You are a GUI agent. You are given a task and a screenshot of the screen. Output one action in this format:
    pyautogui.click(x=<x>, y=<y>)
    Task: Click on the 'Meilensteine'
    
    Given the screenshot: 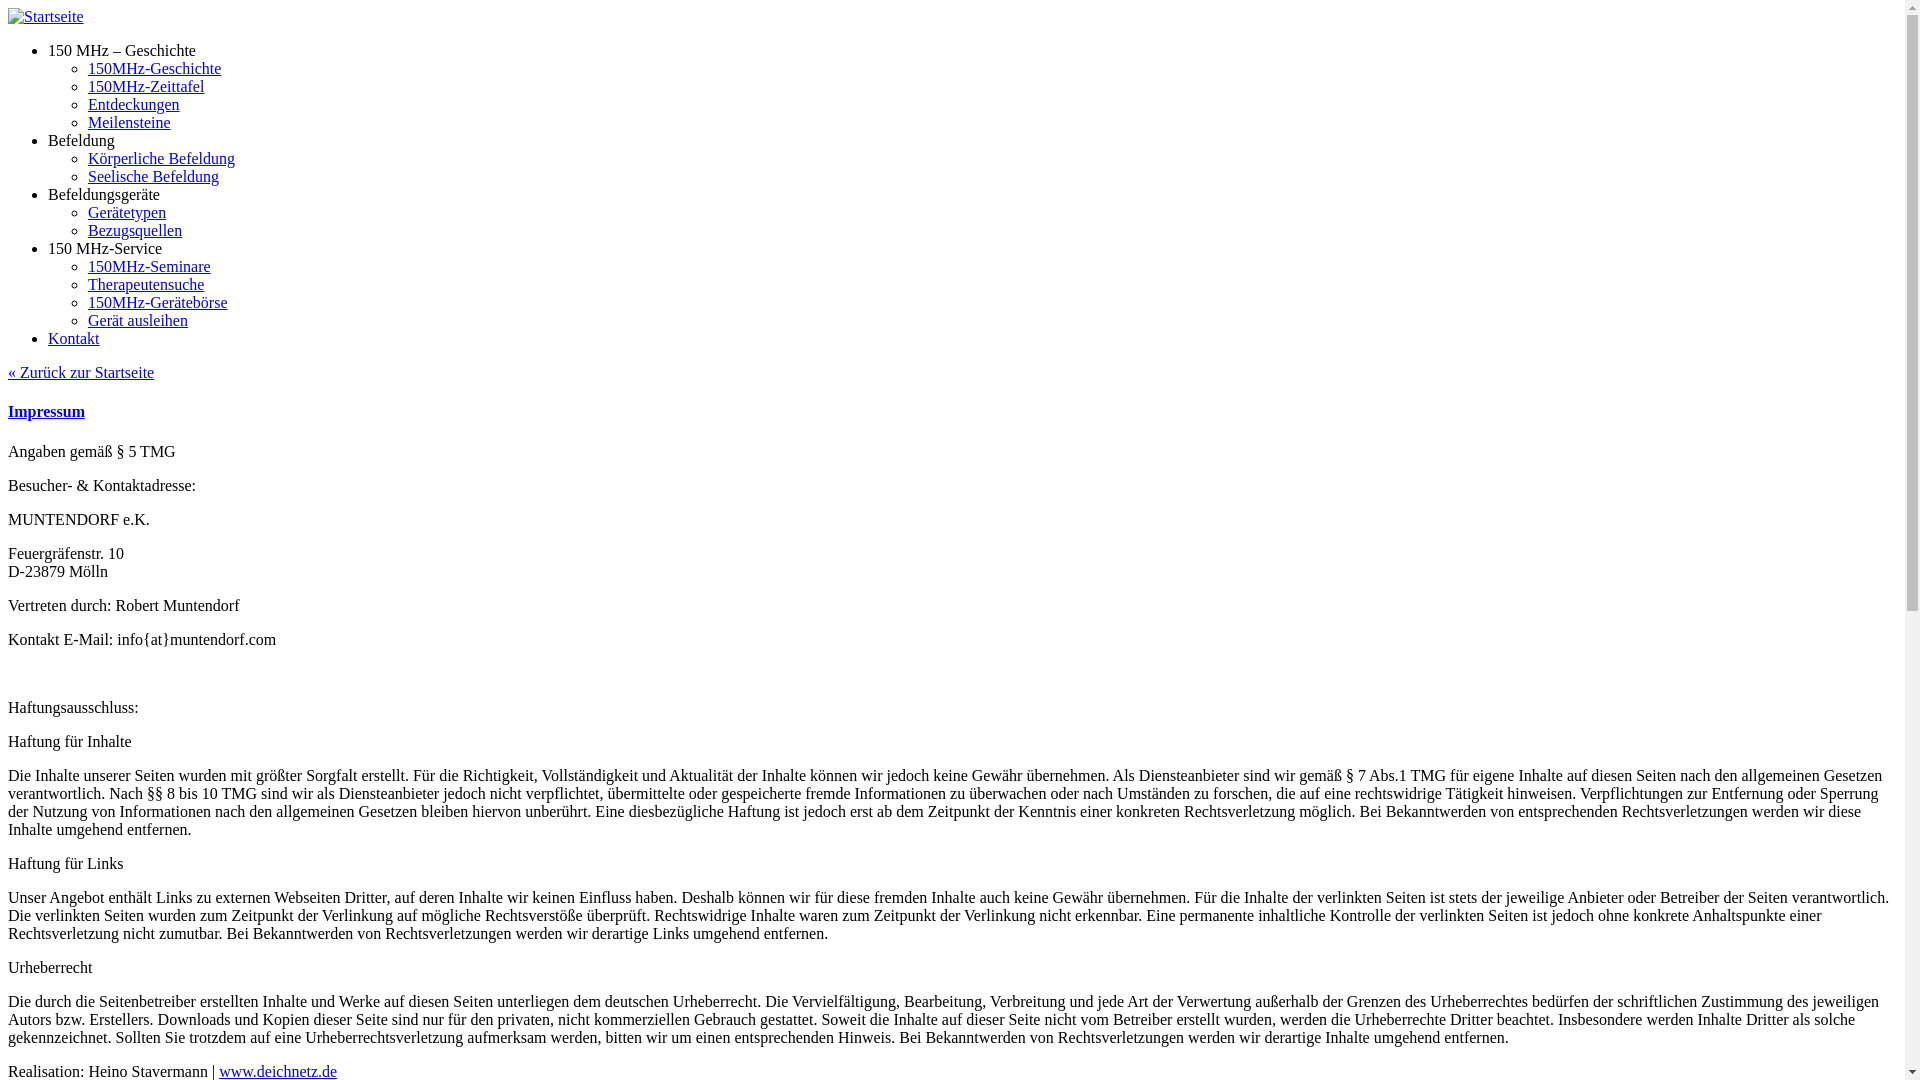 What is the action you would take?
    pyautogui.click(x=128, y=122)
    